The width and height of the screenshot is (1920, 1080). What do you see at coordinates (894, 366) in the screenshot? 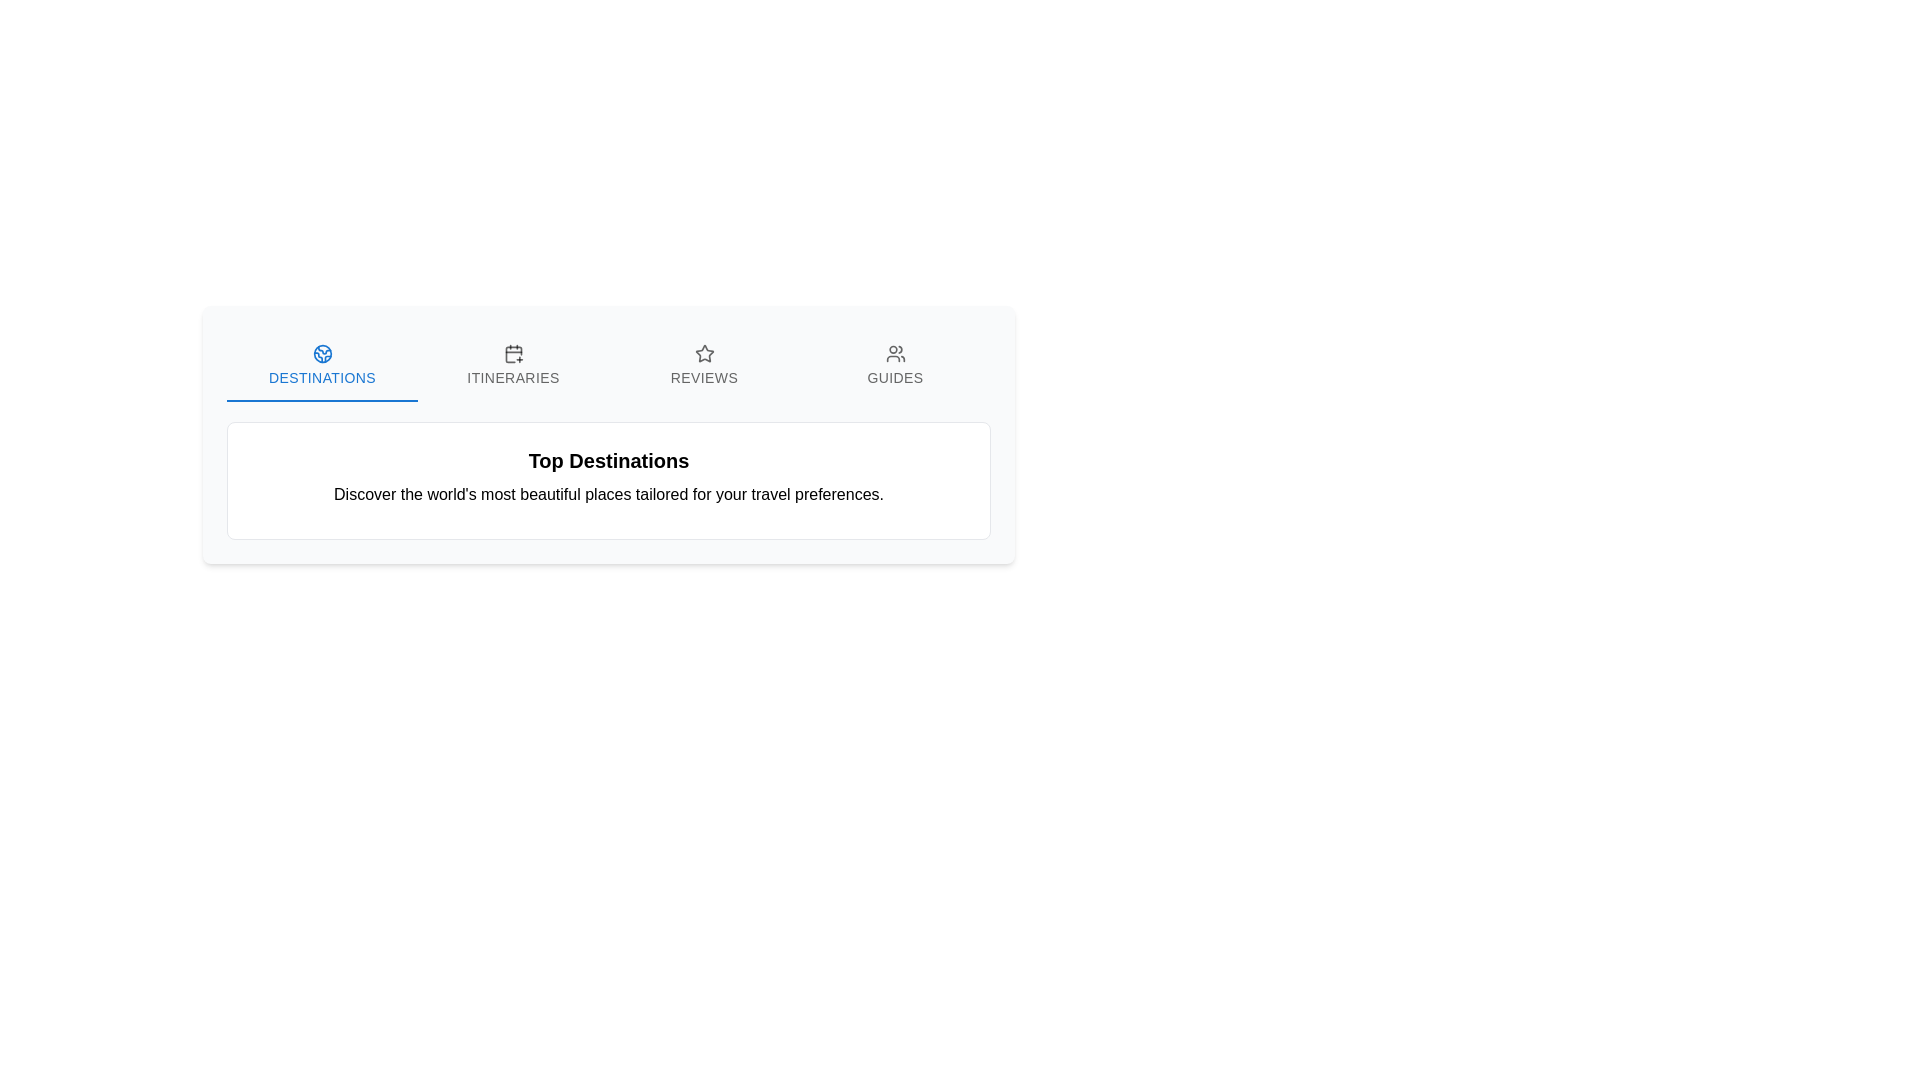
I see `the Tab button that navigates to the 'Guides' section` at bounding box center [894, 366].